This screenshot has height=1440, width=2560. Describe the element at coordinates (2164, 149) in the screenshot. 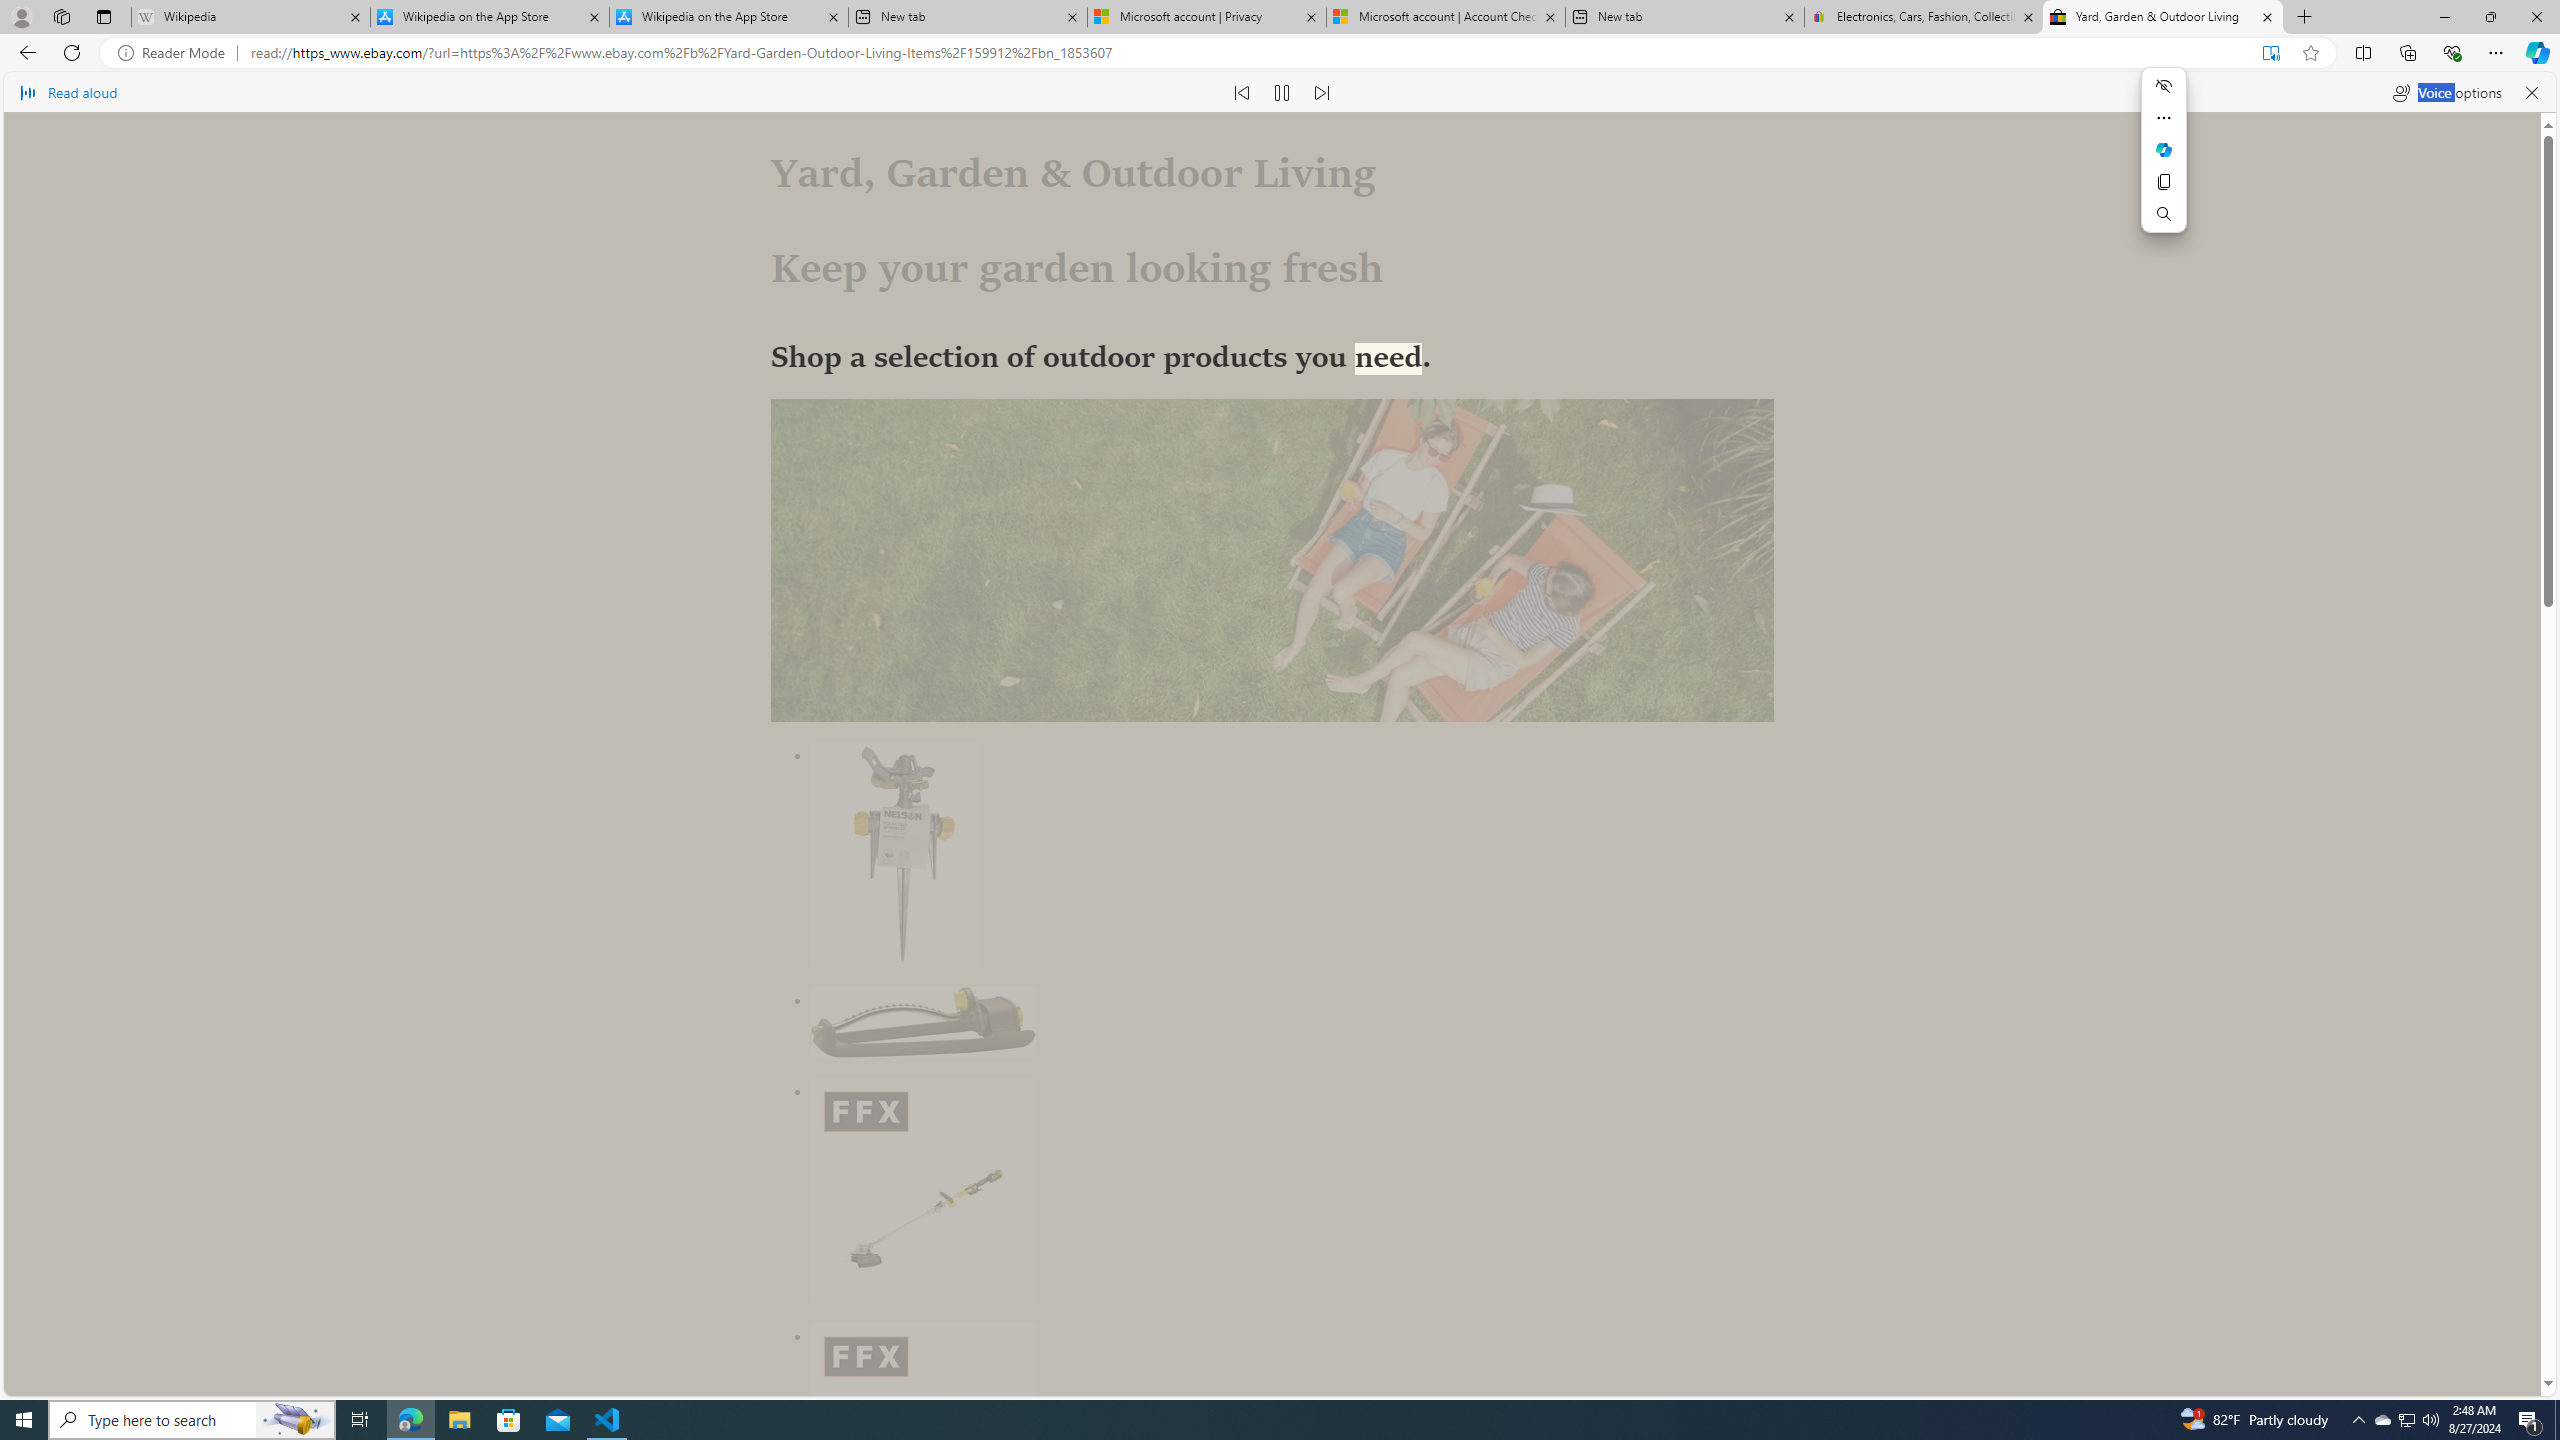

I see `'Ask Copilot'` at that location.